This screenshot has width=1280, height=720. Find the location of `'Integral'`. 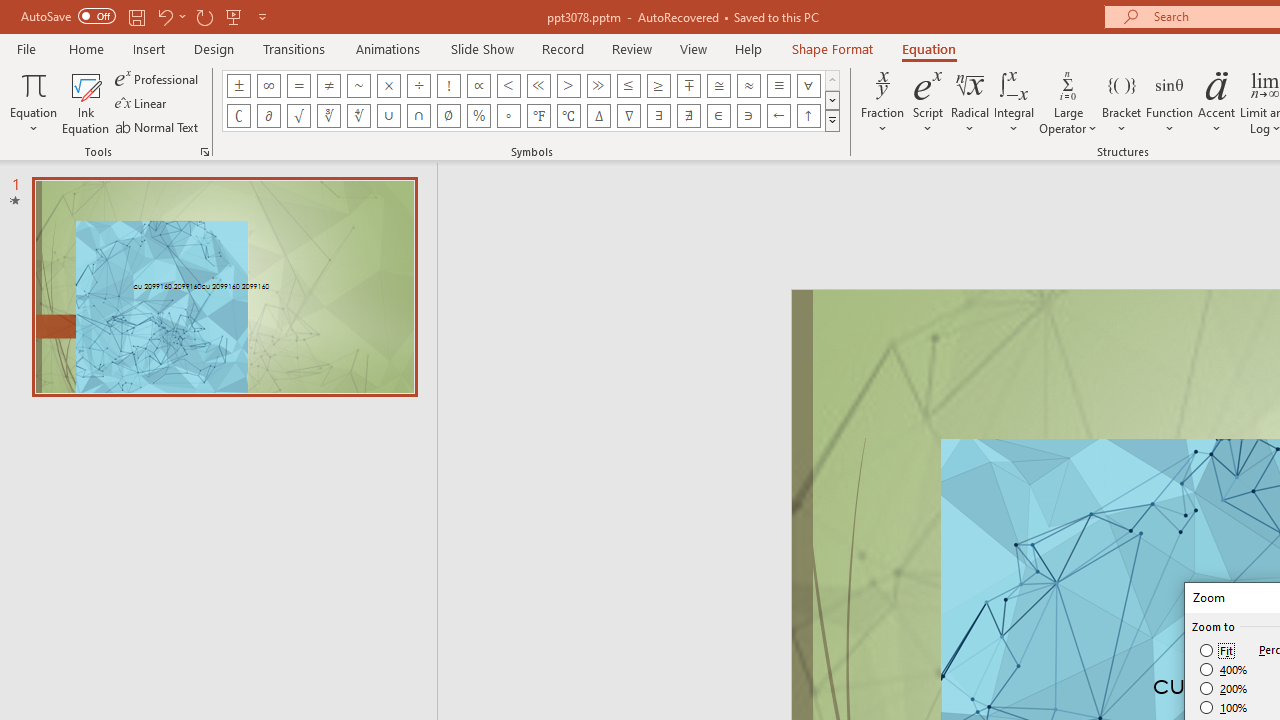

'Integral' is located at coordinates (1014, 103).